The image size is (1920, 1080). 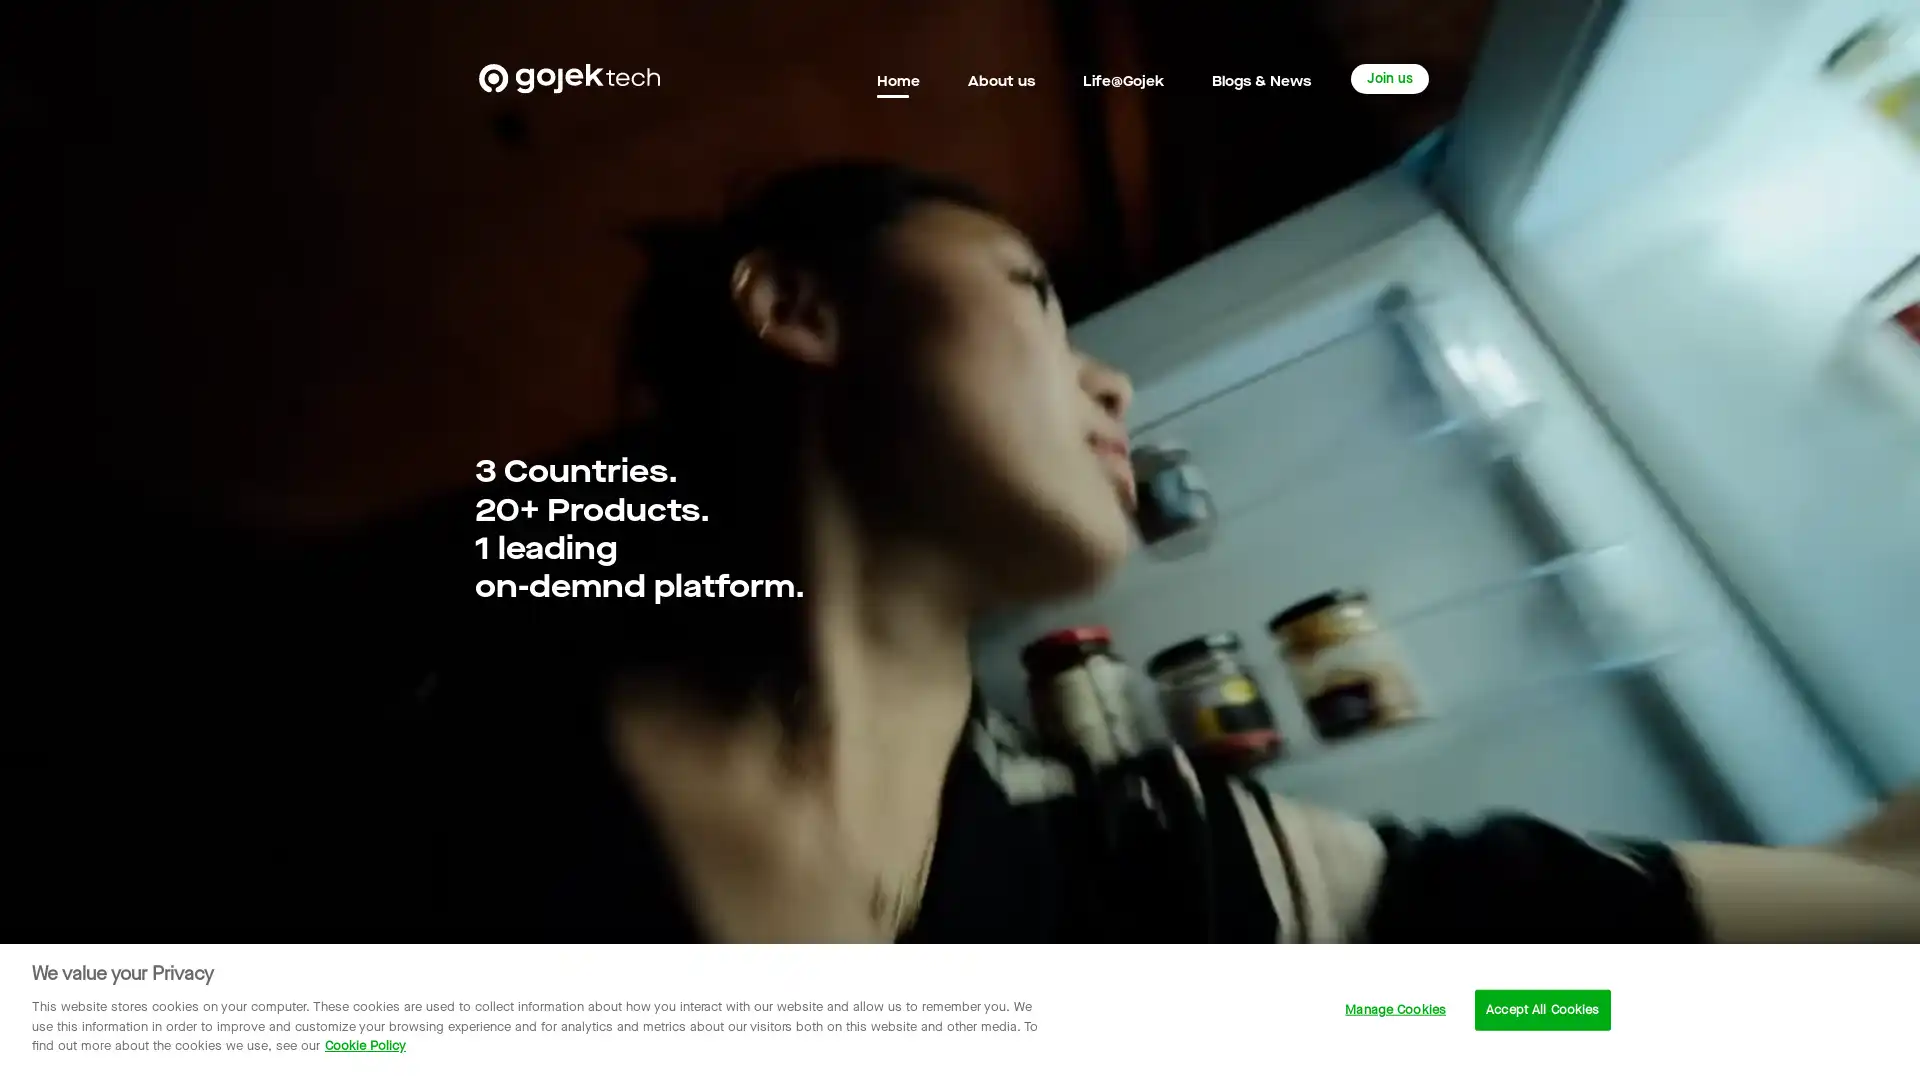 I want to click on Manage Cookies, so click(x=1394, y=1010).